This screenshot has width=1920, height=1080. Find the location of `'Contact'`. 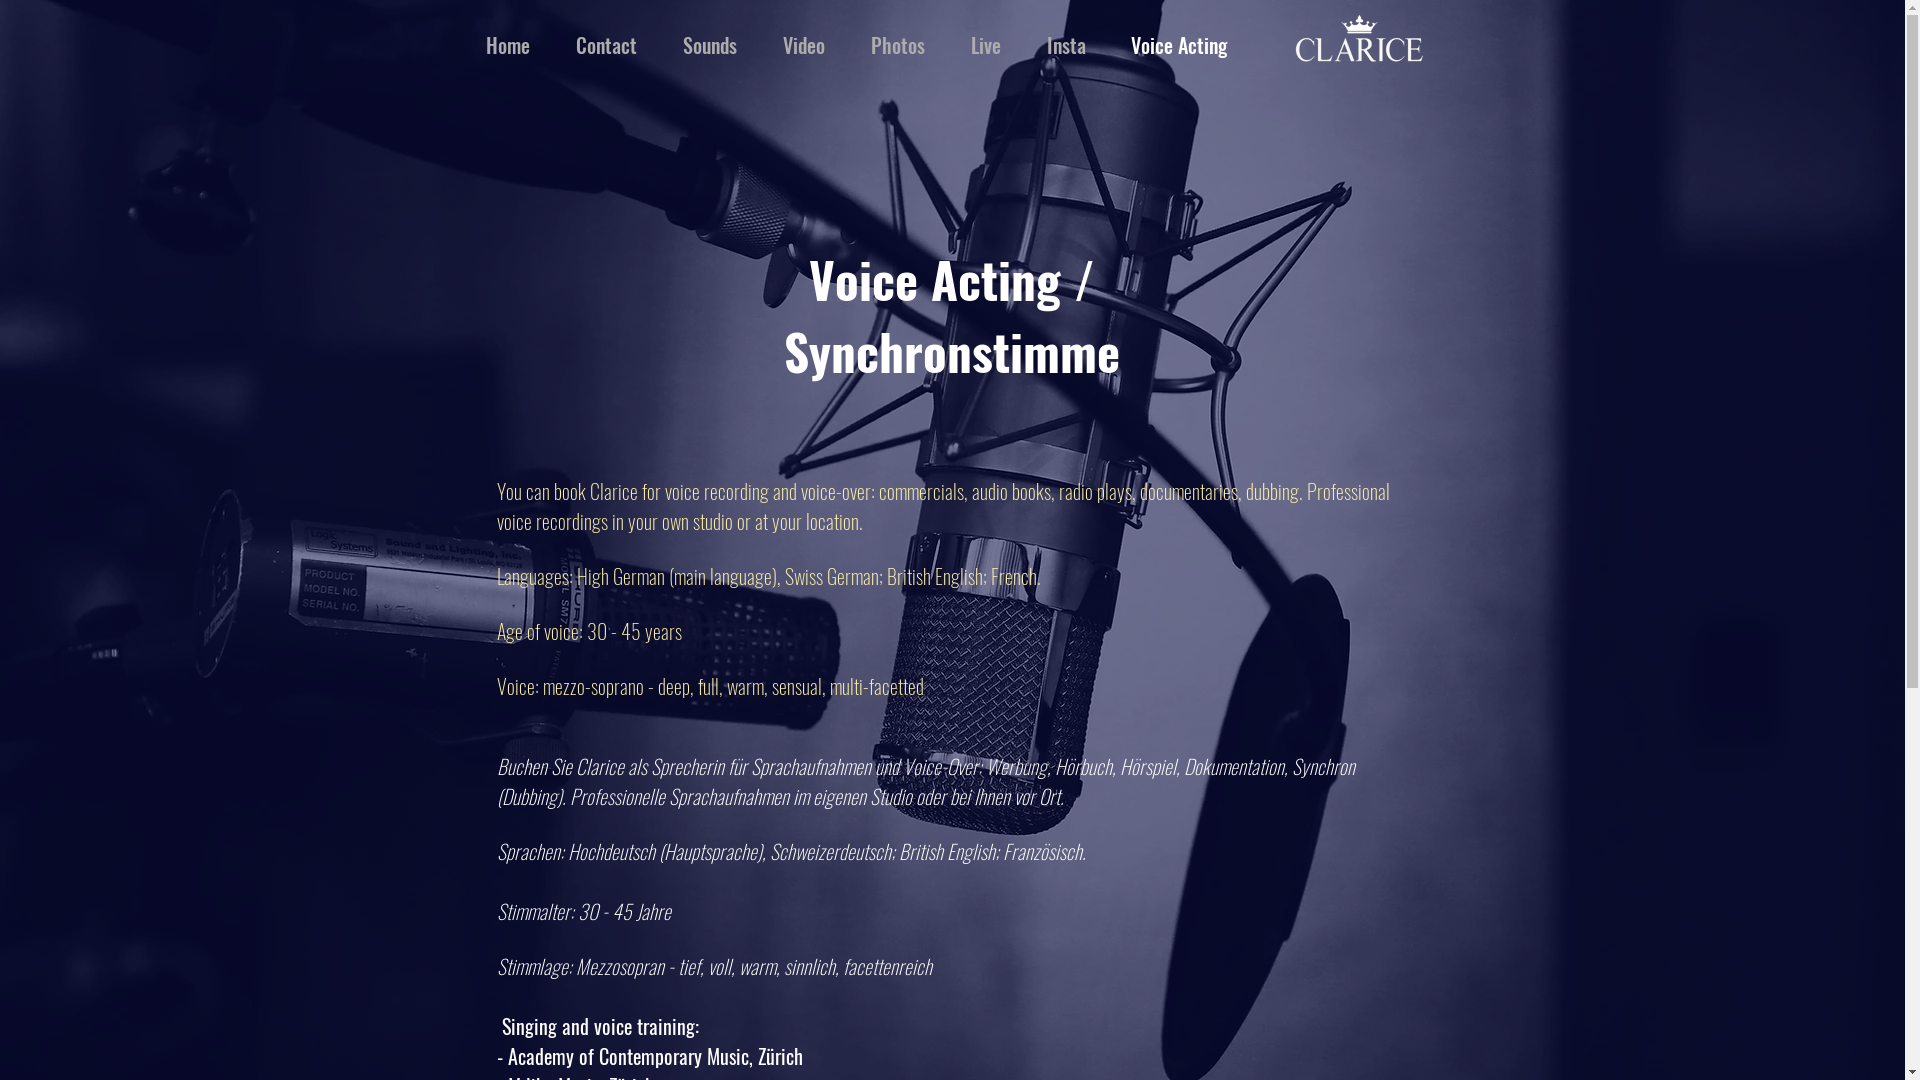

'Contact' is located at coordinates (604, 45).